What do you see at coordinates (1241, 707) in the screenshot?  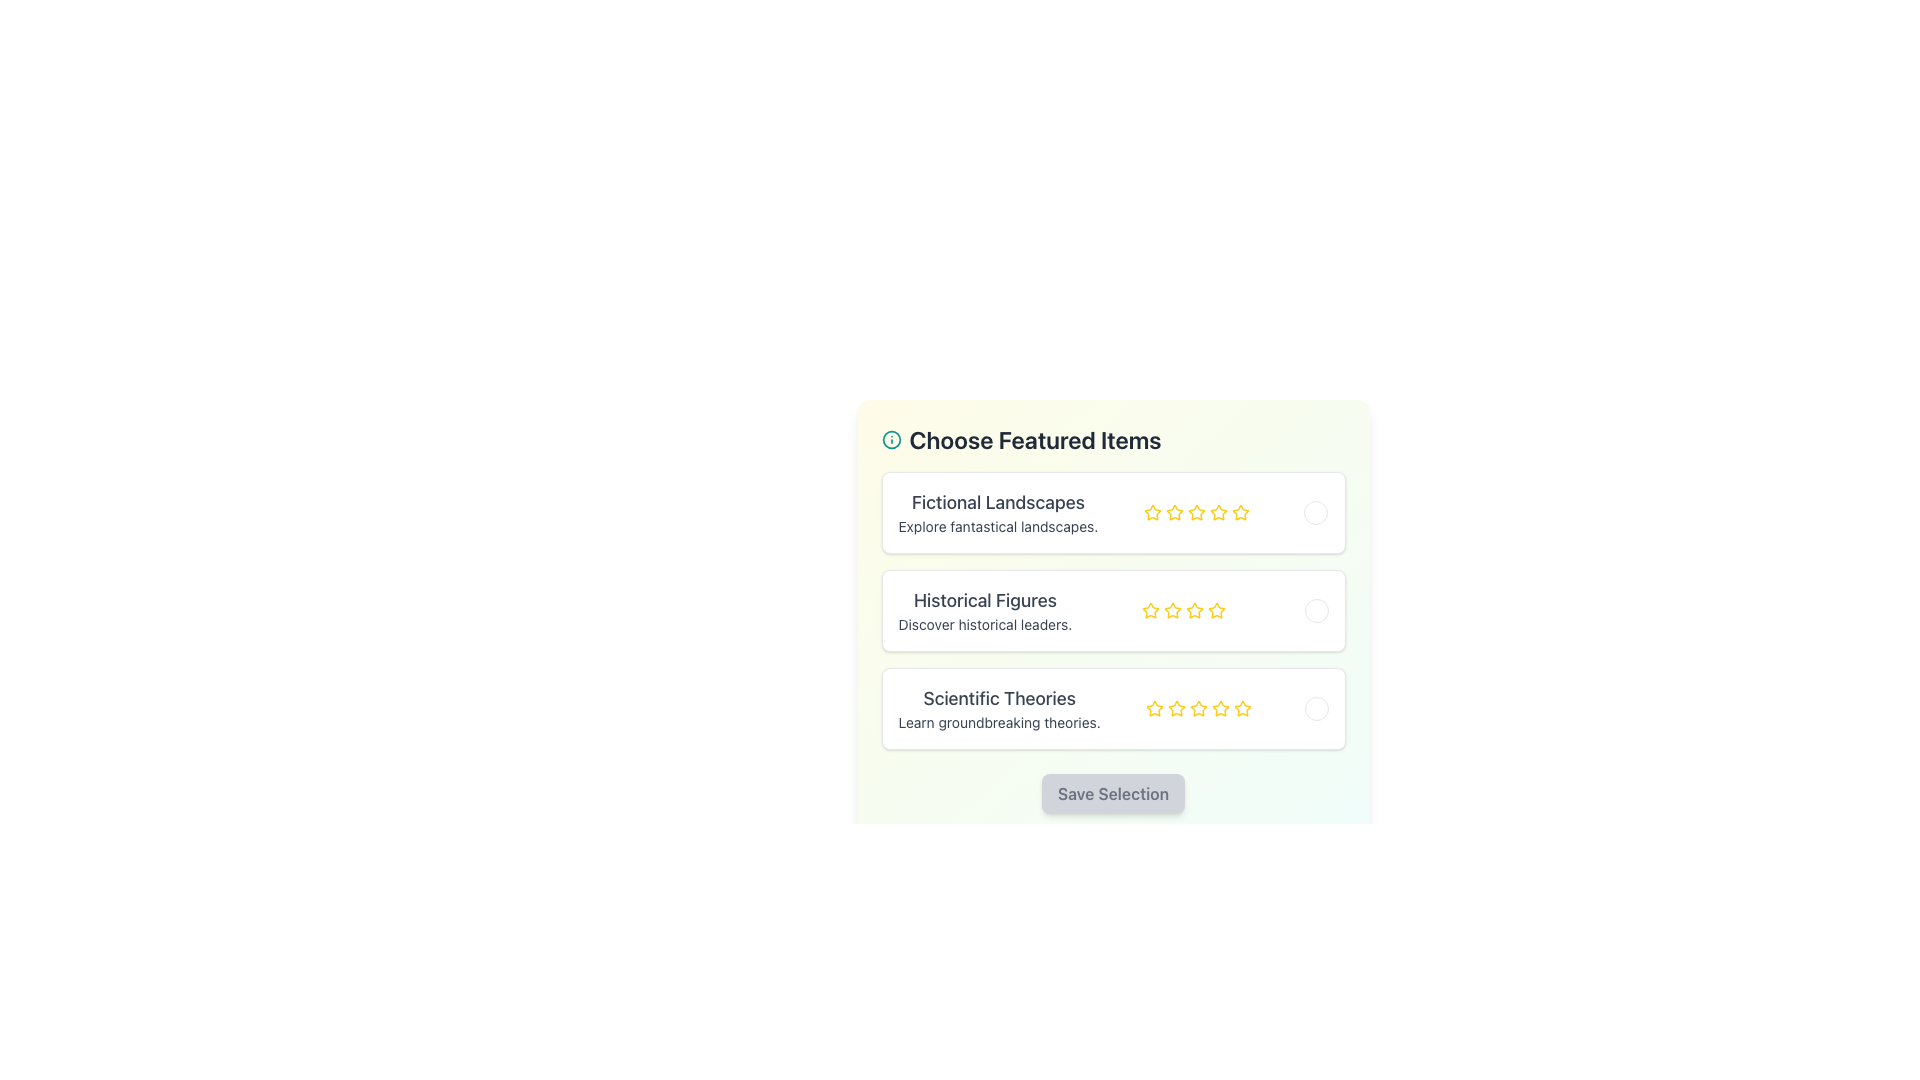 I see `the fifth star icon with a yellow outline and hollow center in the 'Scientific Theories' section` at bounding box center [1241, 707].